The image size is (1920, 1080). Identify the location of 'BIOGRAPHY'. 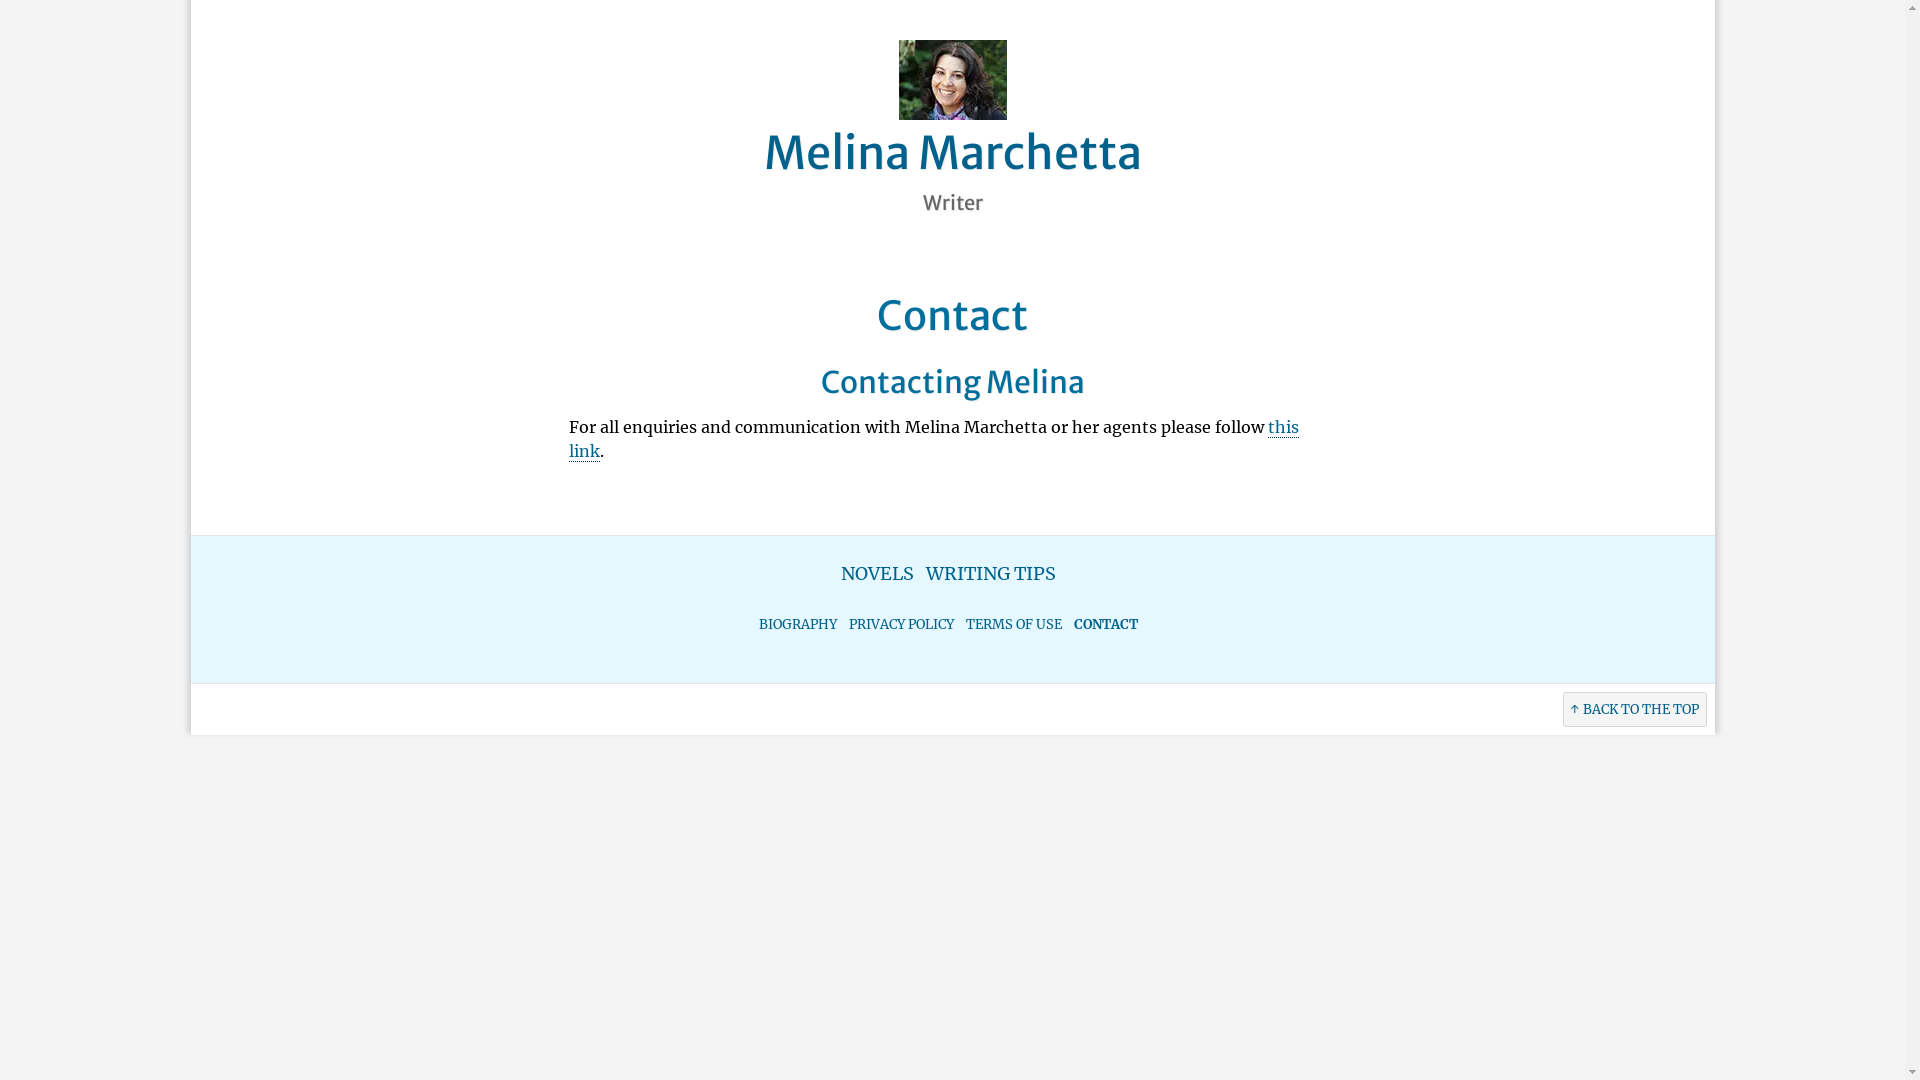
(796, 623).